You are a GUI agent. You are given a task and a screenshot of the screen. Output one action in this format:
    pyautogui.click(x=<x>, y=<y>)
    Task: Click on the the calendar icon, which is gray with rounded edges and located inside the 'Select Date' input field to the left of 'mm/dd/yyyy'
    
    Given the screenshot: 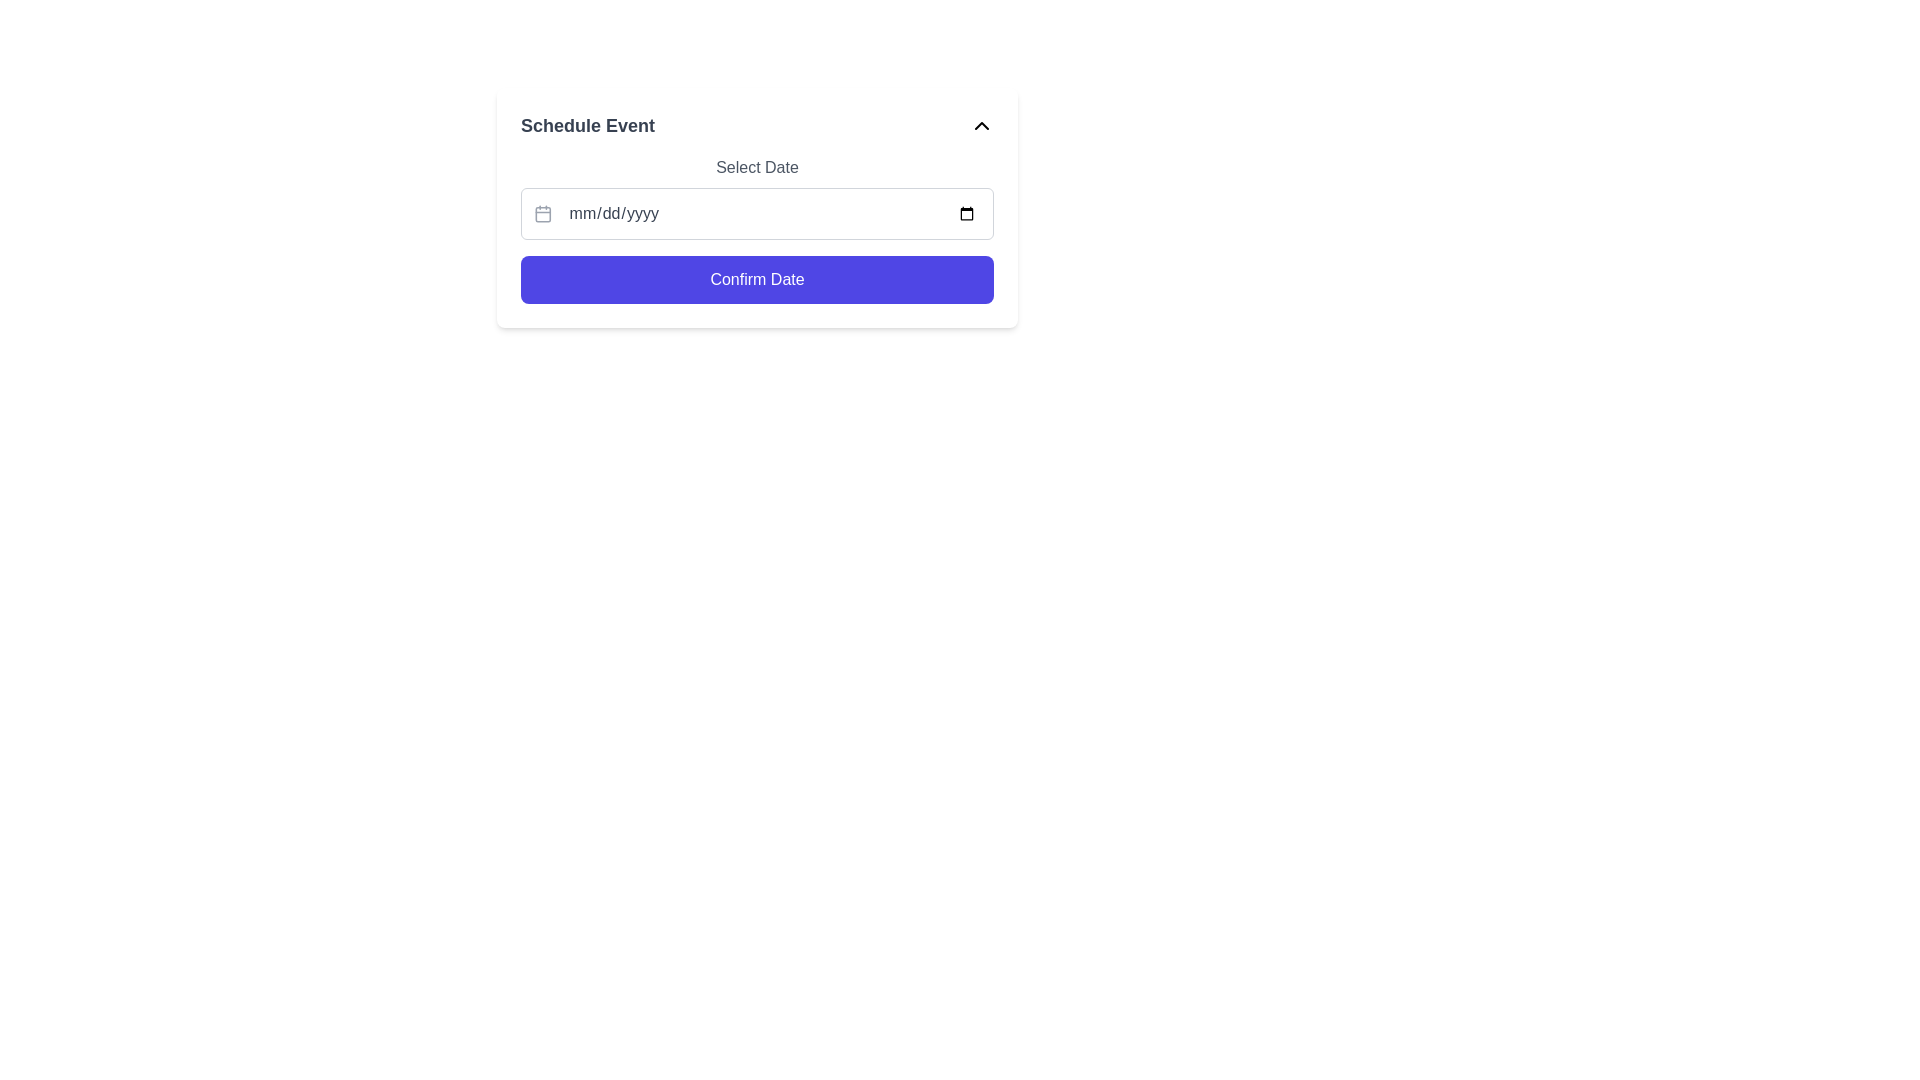 What is the action you would take?
    pyautogui.click(x=543, y=213)
    